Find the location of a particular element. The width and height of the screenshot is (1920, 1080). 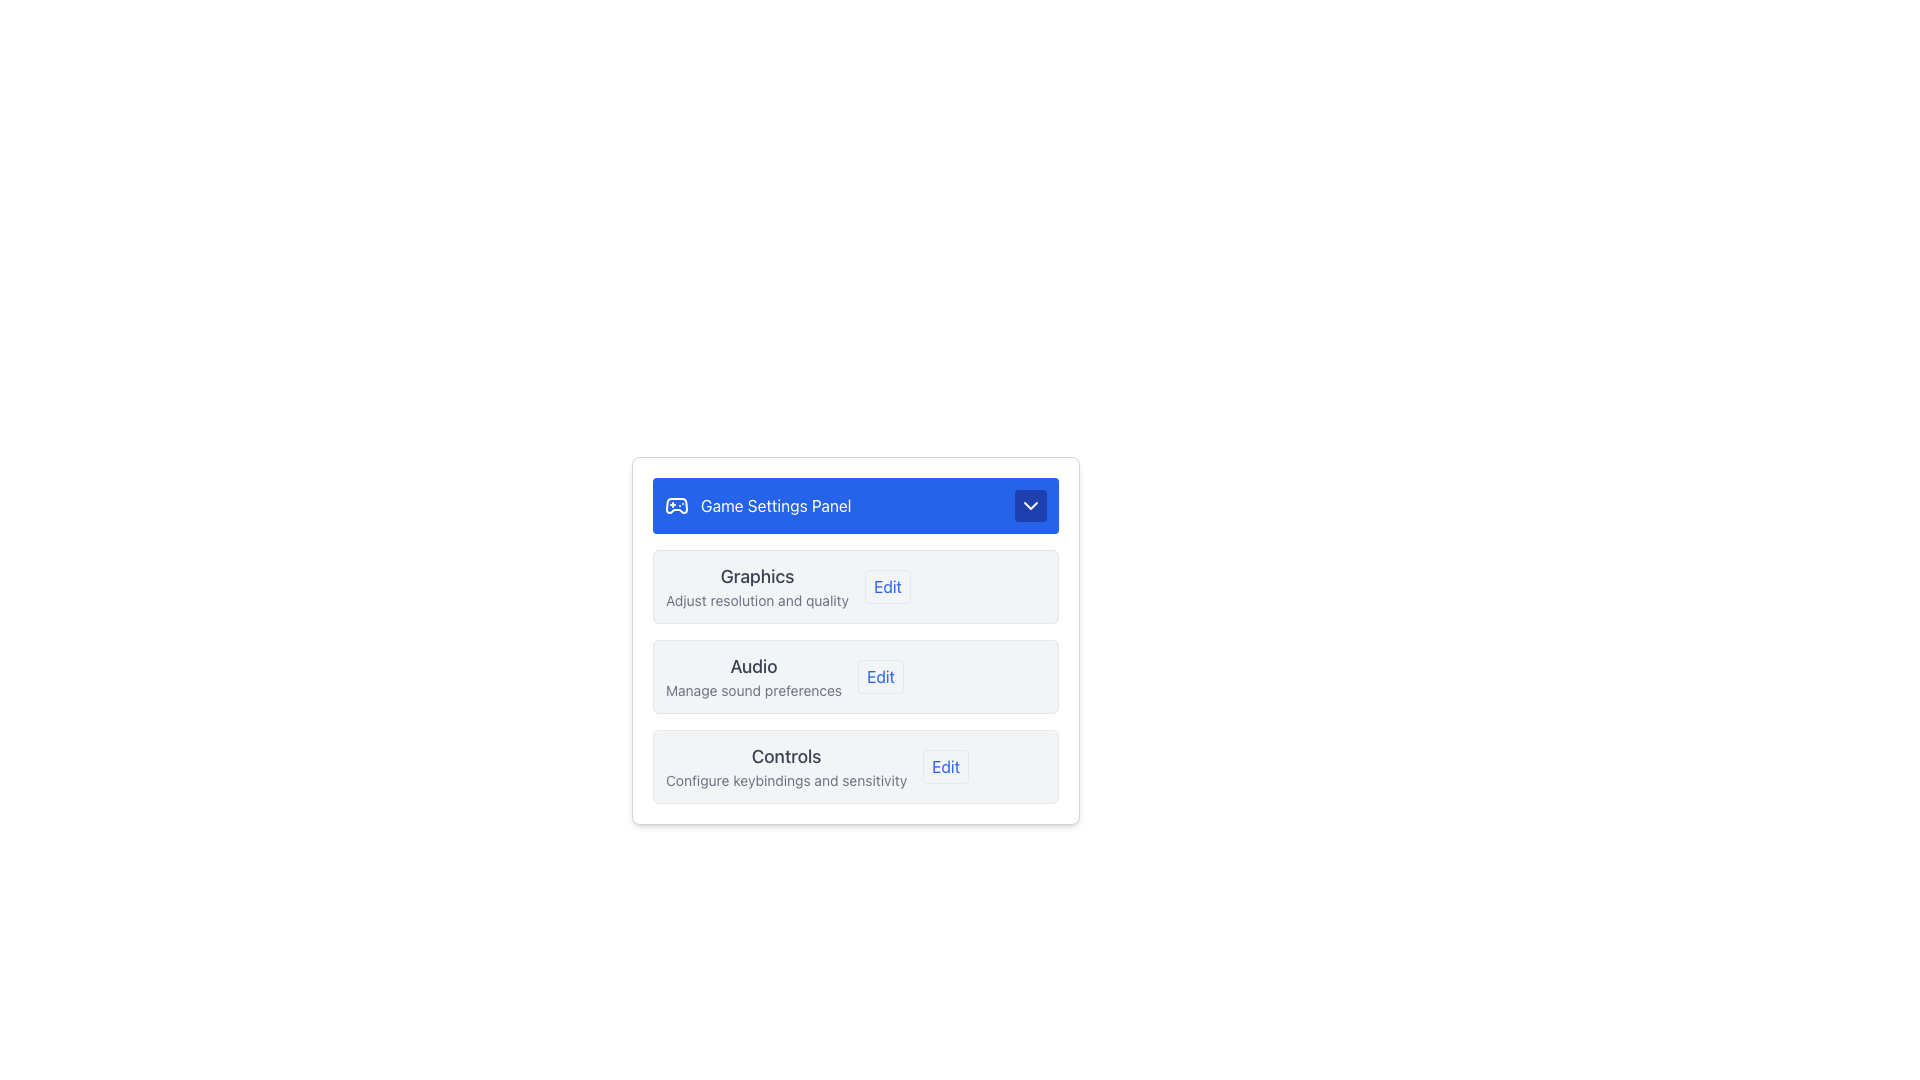

the text label displaying 'Audio' in a medium-sized, bold gray font, located within the settings panel under the 'Audio' section is located at coordinates (752, 667).